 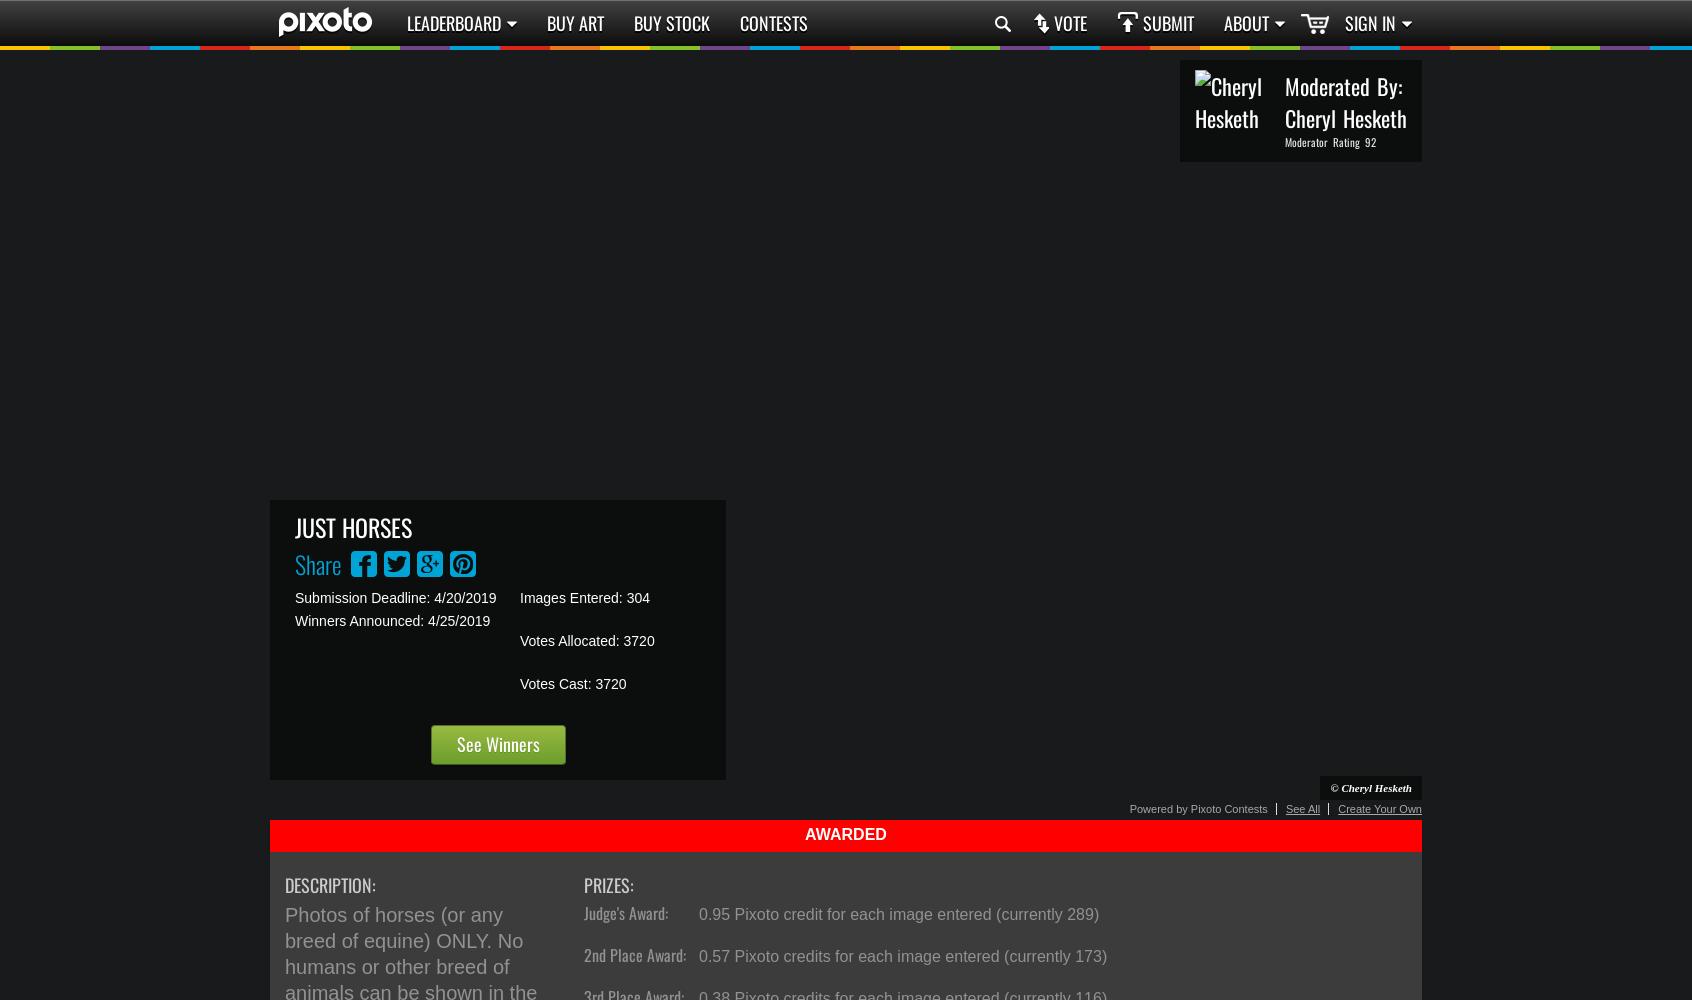 What do you see at coordinates (555, 683) in the screenshot?
I see `'Votes Cast:'` at bounding box center [555, 683].